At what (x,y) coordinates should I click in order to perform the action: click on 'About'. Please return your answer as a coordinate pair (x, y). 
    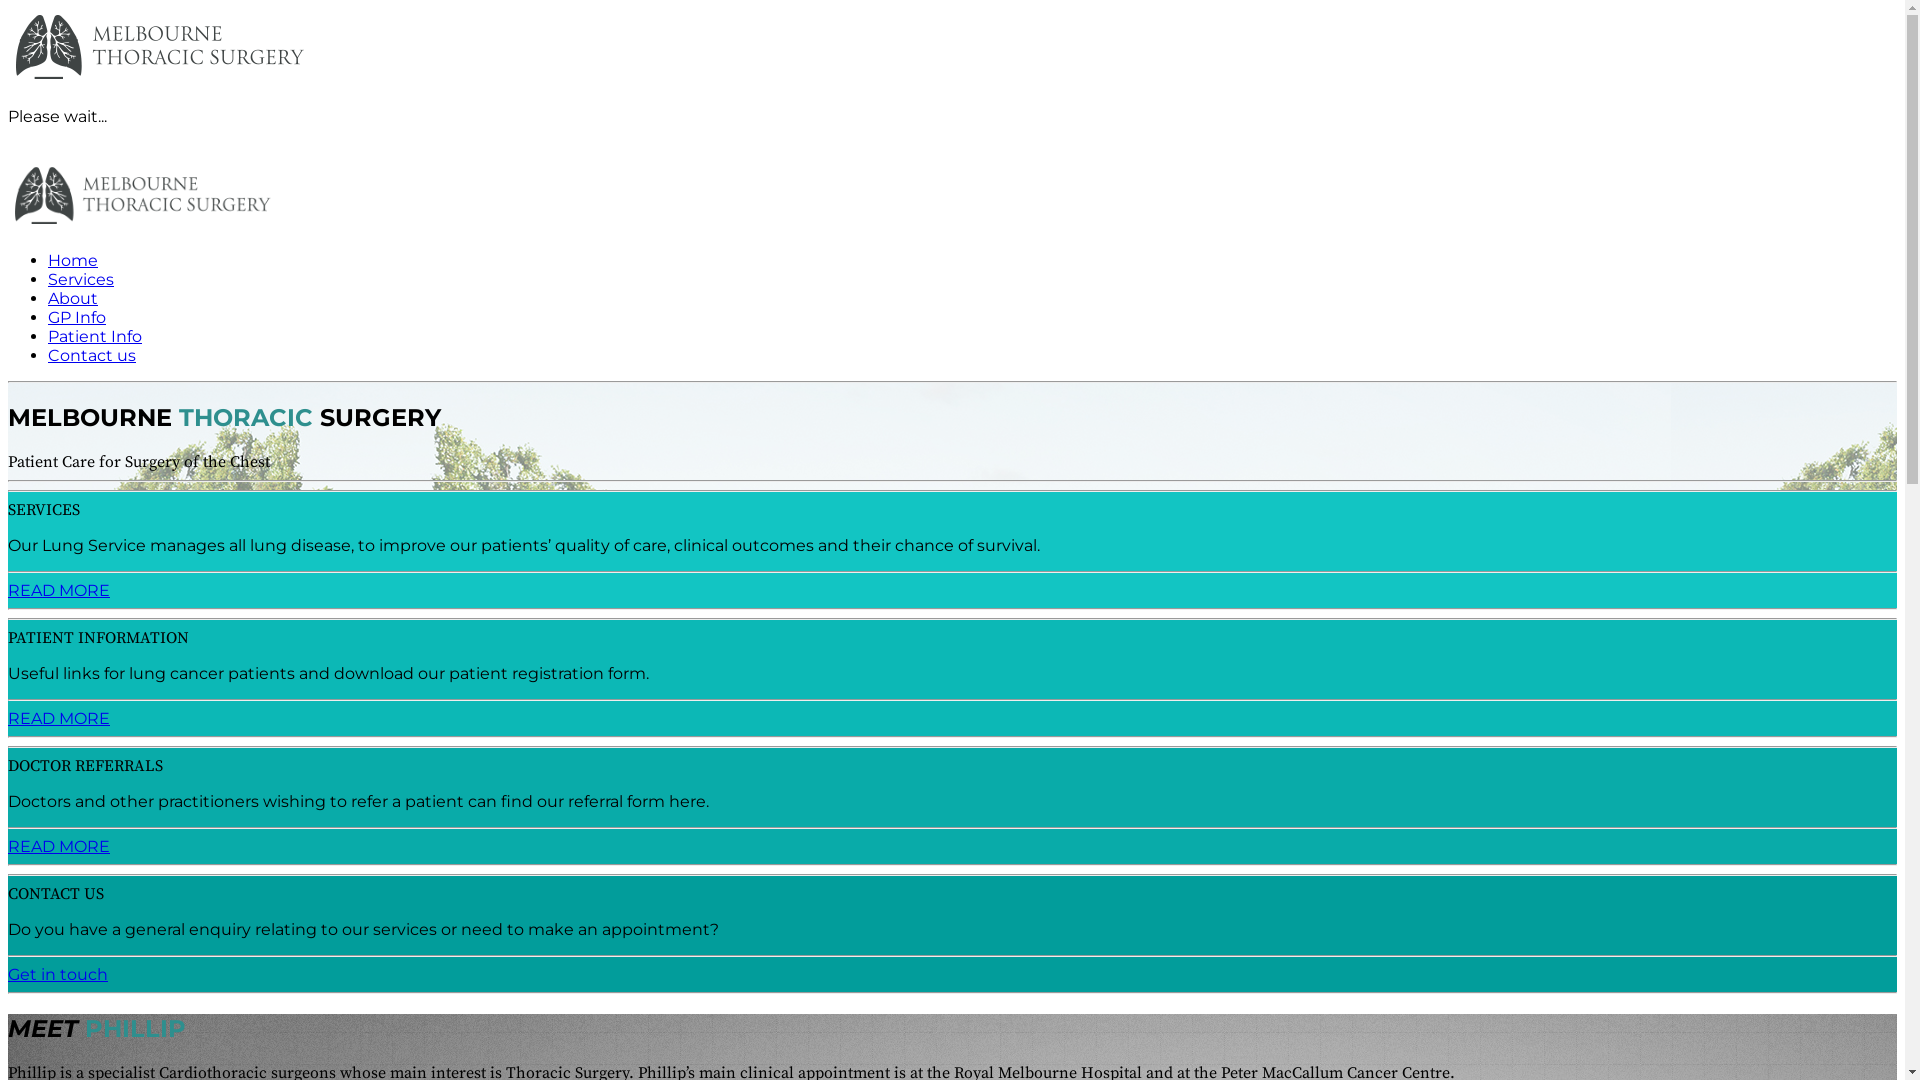
    Looking at the image, I should click on (72, 298).